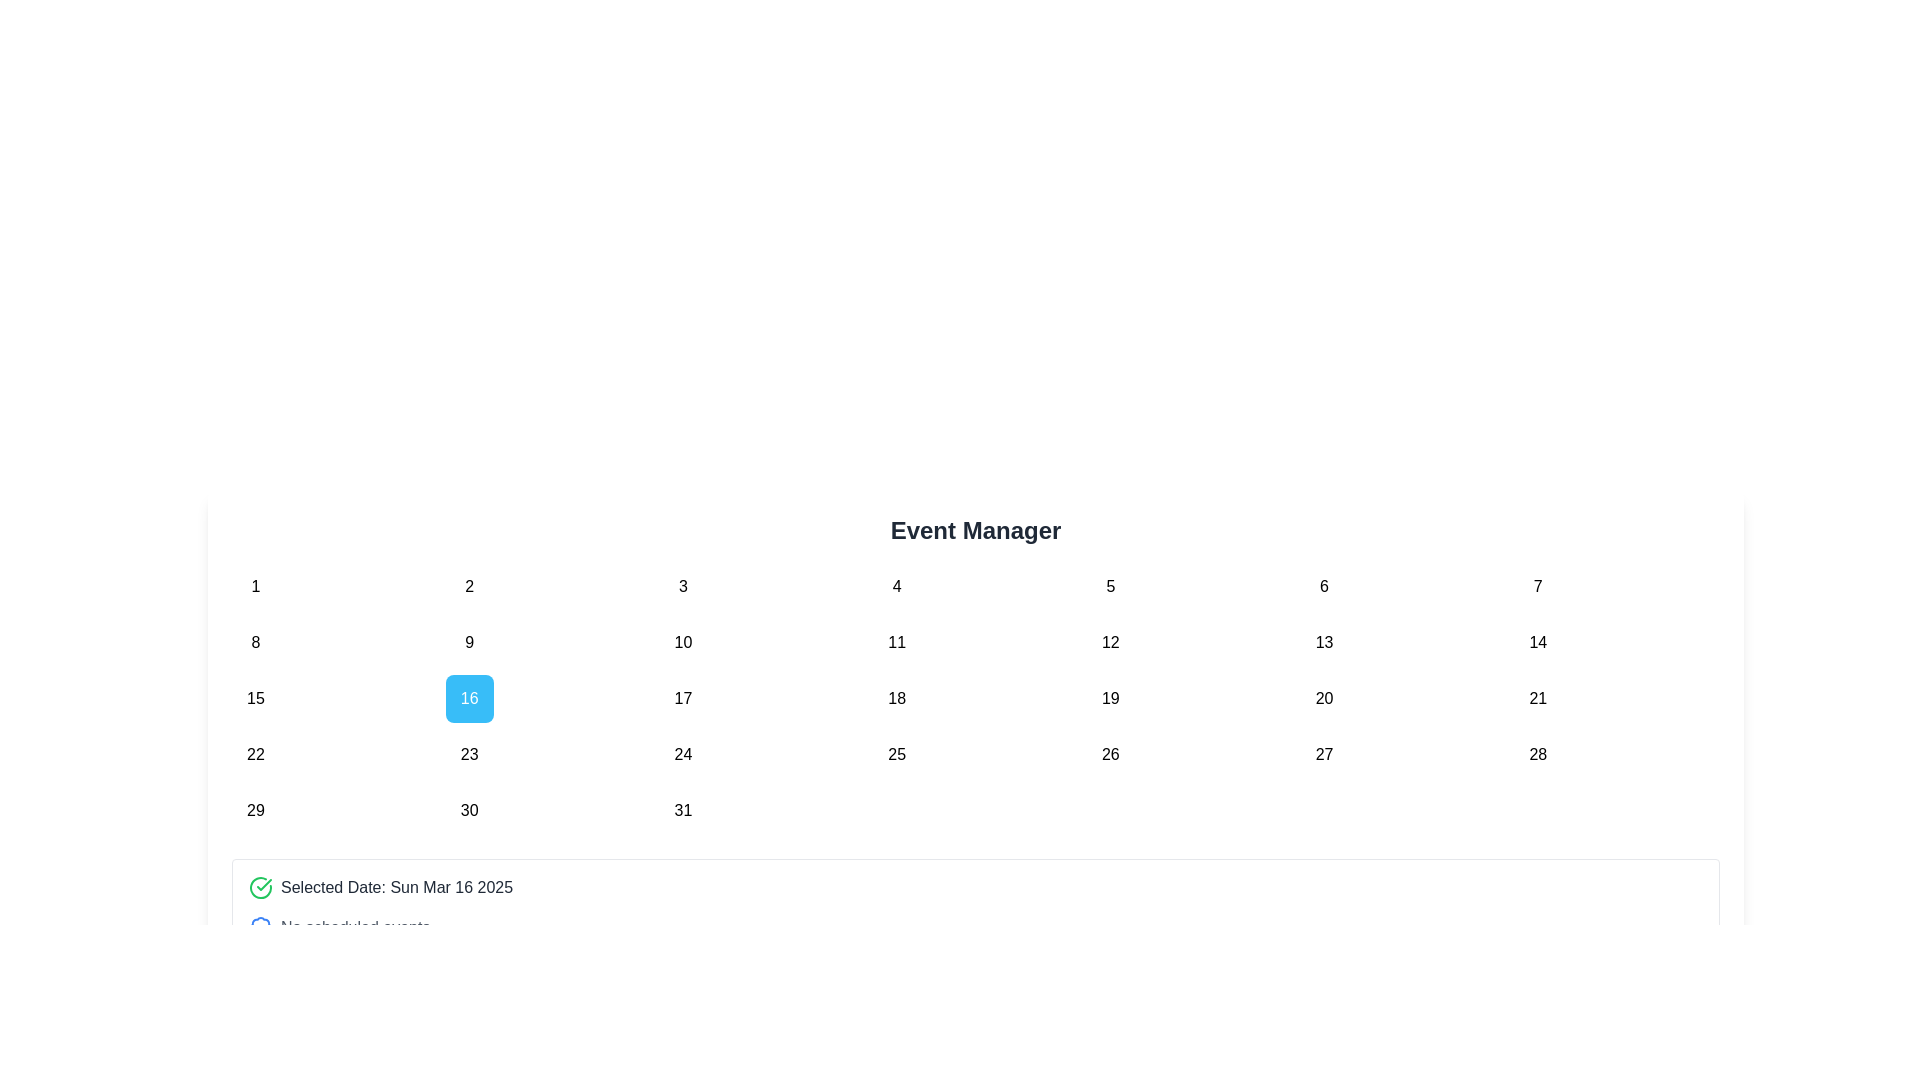 Image resolution: width=1920 pixels, height=1080 pixels. What do you see at coordinates (1324, 585) in the screenshot?
I see `the numeral '6' button in the calendar layout` at bounding box center [1324, 585].